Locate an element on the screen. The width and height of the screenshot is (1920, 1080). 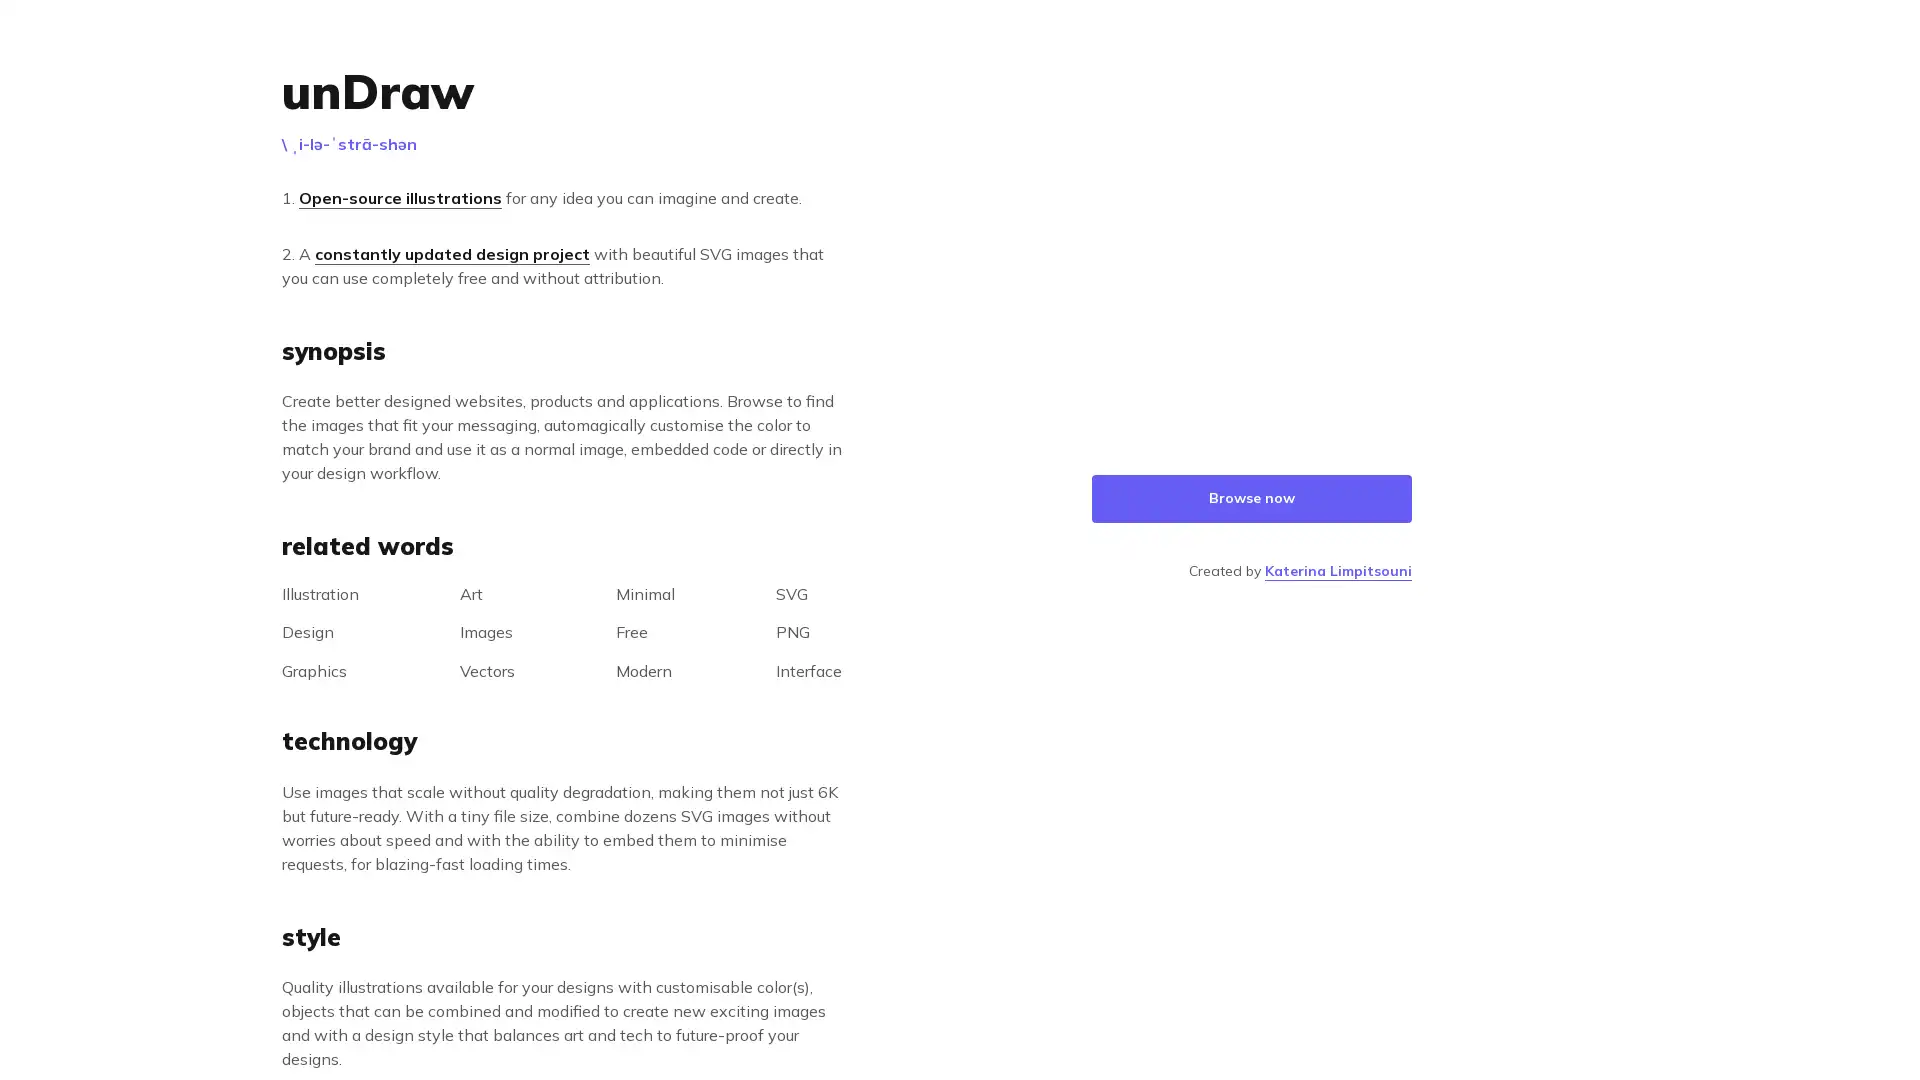
Browse now is located at coordinates (1251, 496).